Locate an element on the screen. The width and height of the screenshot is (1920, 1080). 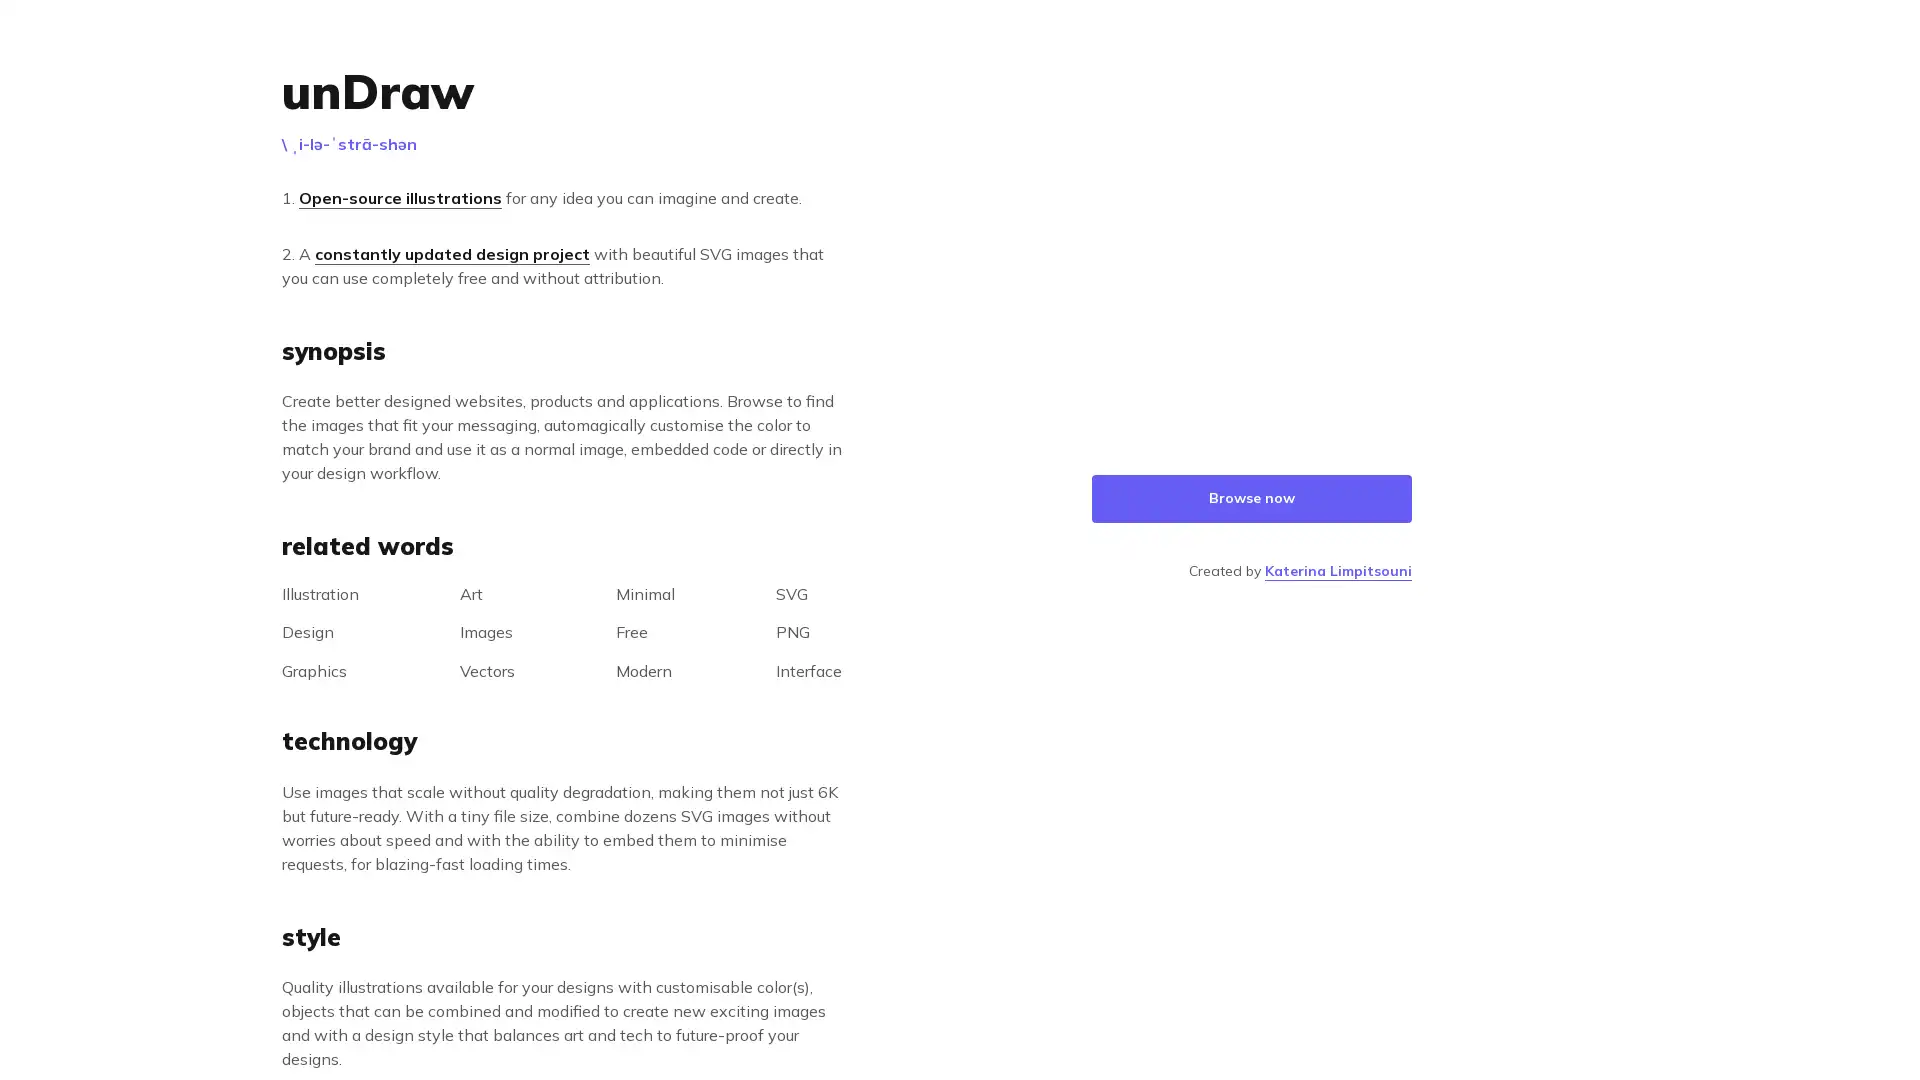
Browse now is located at coordinates (1251, 496).